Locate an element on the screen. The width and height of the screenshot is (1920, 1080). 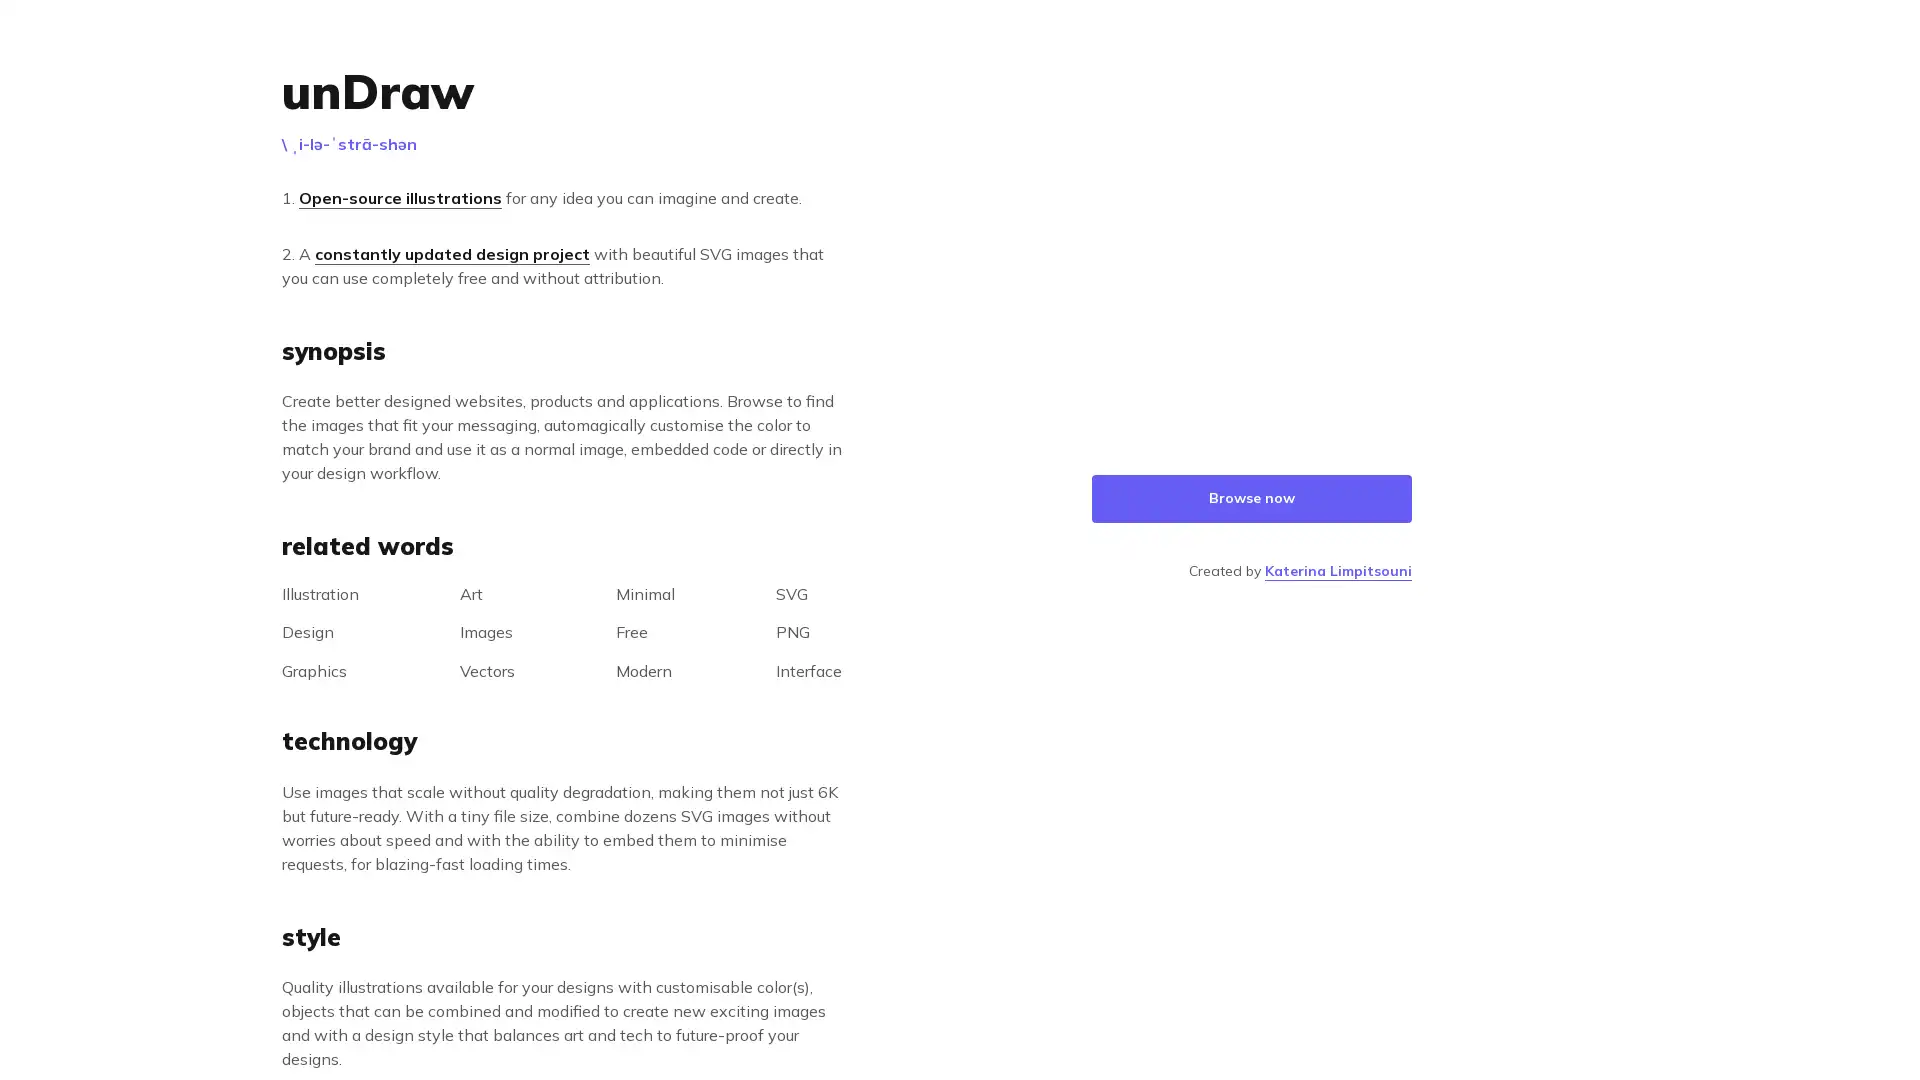
Browse now is located at coordinates (1251, 496).